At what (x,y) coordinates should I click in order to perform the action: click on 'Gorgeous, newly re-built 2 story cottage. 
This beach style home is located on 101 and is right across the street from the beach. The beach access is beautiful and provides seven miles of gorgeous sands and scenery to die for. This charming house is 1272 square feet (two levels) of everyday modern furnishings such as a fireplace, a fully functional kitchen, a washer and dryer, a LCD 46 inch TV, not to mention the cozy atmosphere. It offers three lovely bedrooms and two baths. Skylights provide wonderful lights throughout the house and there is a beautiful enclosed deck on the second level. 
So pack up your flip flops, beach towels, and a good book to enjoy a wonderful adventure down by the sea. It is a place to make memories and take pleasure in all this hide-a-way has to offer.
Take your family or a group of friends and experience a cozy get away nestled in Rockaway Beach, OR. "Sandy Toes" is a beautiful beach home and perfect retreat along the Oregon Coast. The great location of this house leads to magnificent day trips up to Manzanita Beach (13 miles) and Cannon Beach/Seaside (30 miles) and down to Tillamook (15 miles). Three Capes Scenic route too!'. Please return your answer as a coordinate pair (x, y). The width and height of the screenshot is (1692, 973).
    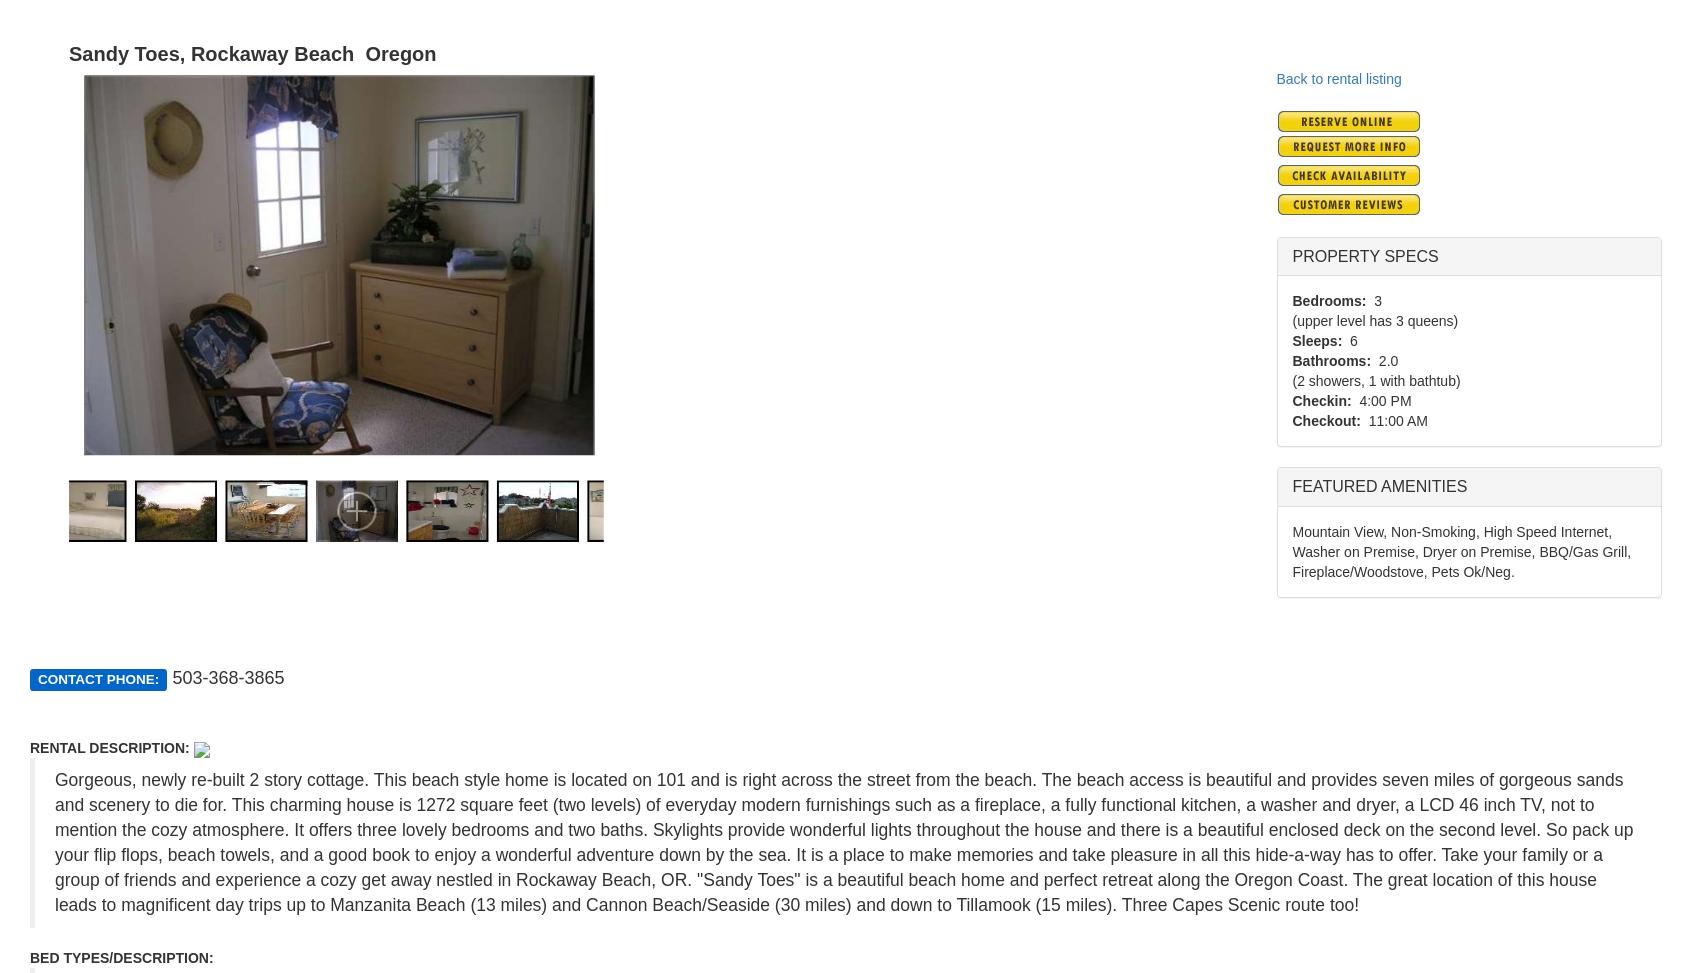
    Looking at the image, I should click on (843, 842).